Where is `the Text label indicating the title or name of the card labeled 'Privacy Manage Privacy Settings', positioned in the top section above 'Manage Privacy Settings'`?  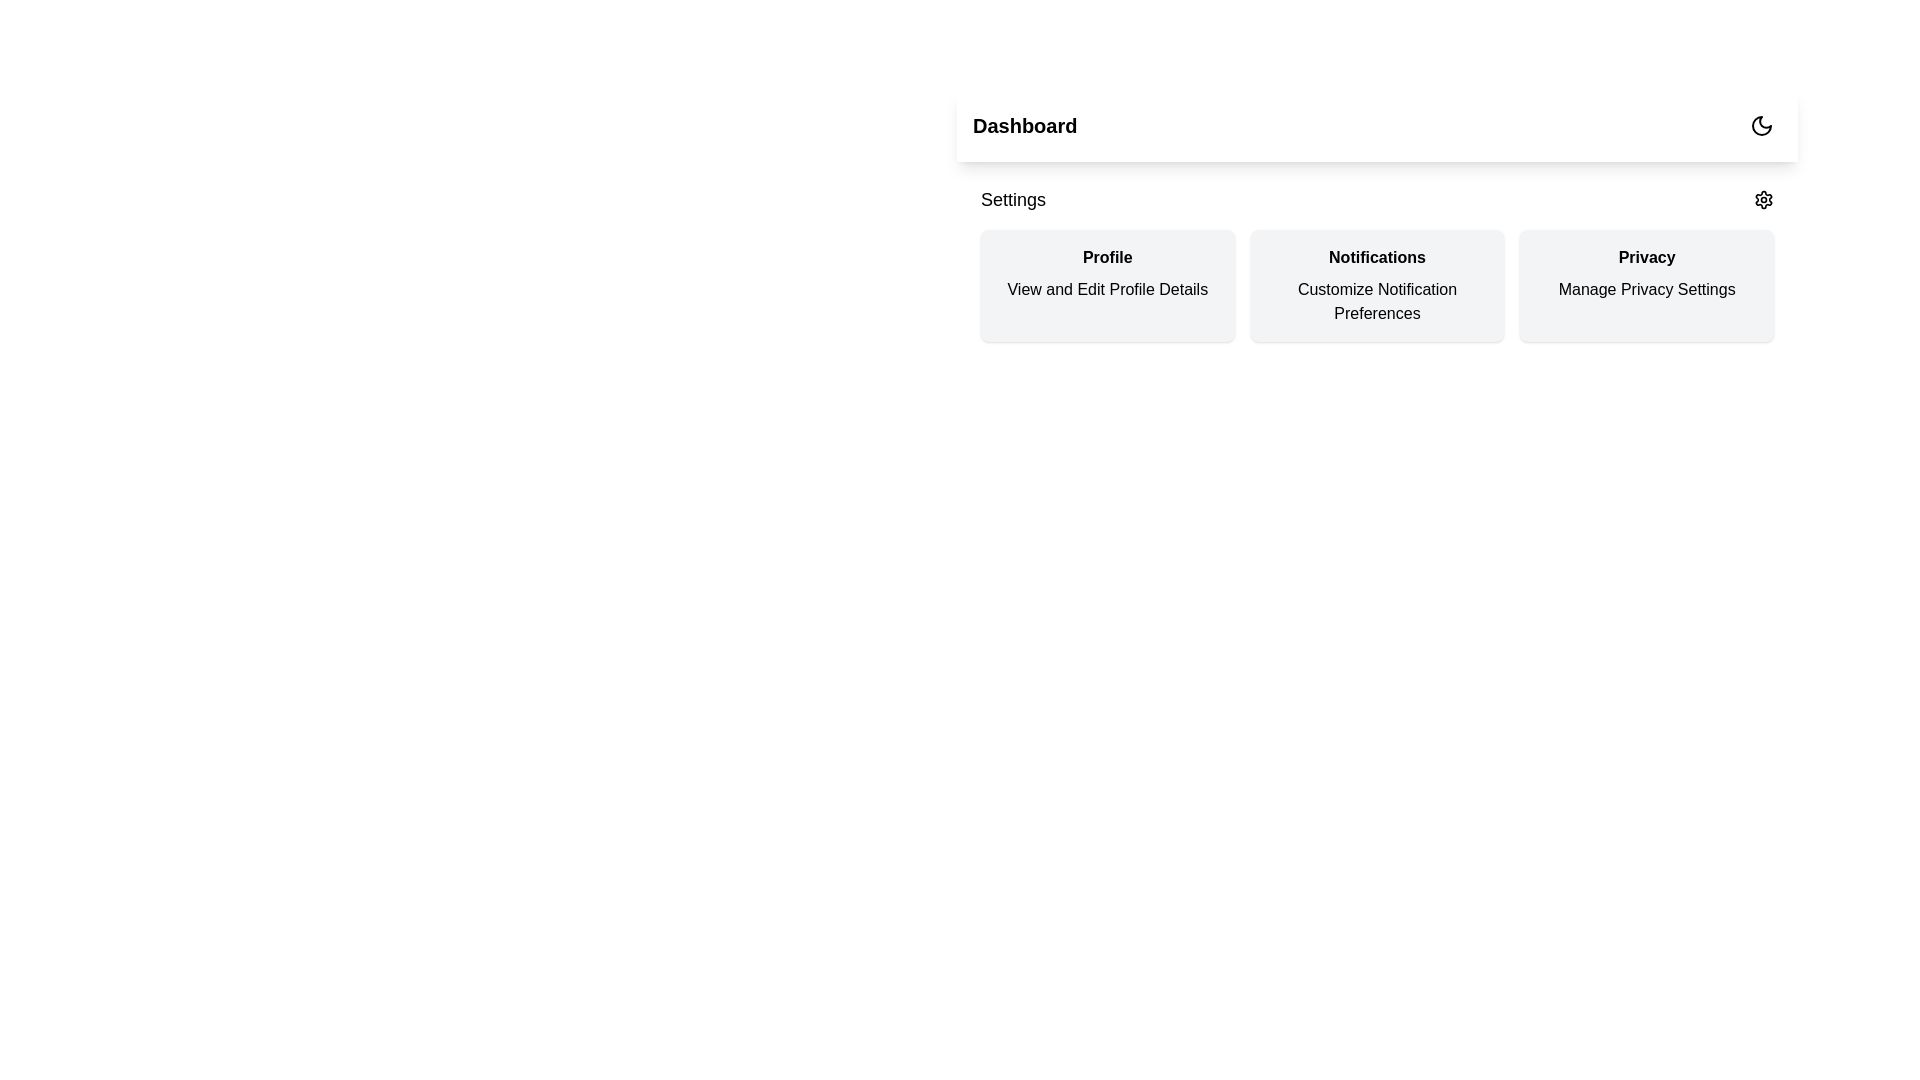 the Text label indicating the title or name of the card labeled 'Privacy Manage Privacy Settings', positioned in the top section above 'Manage Privacy Settings' is located at coordinates (1647, 257).